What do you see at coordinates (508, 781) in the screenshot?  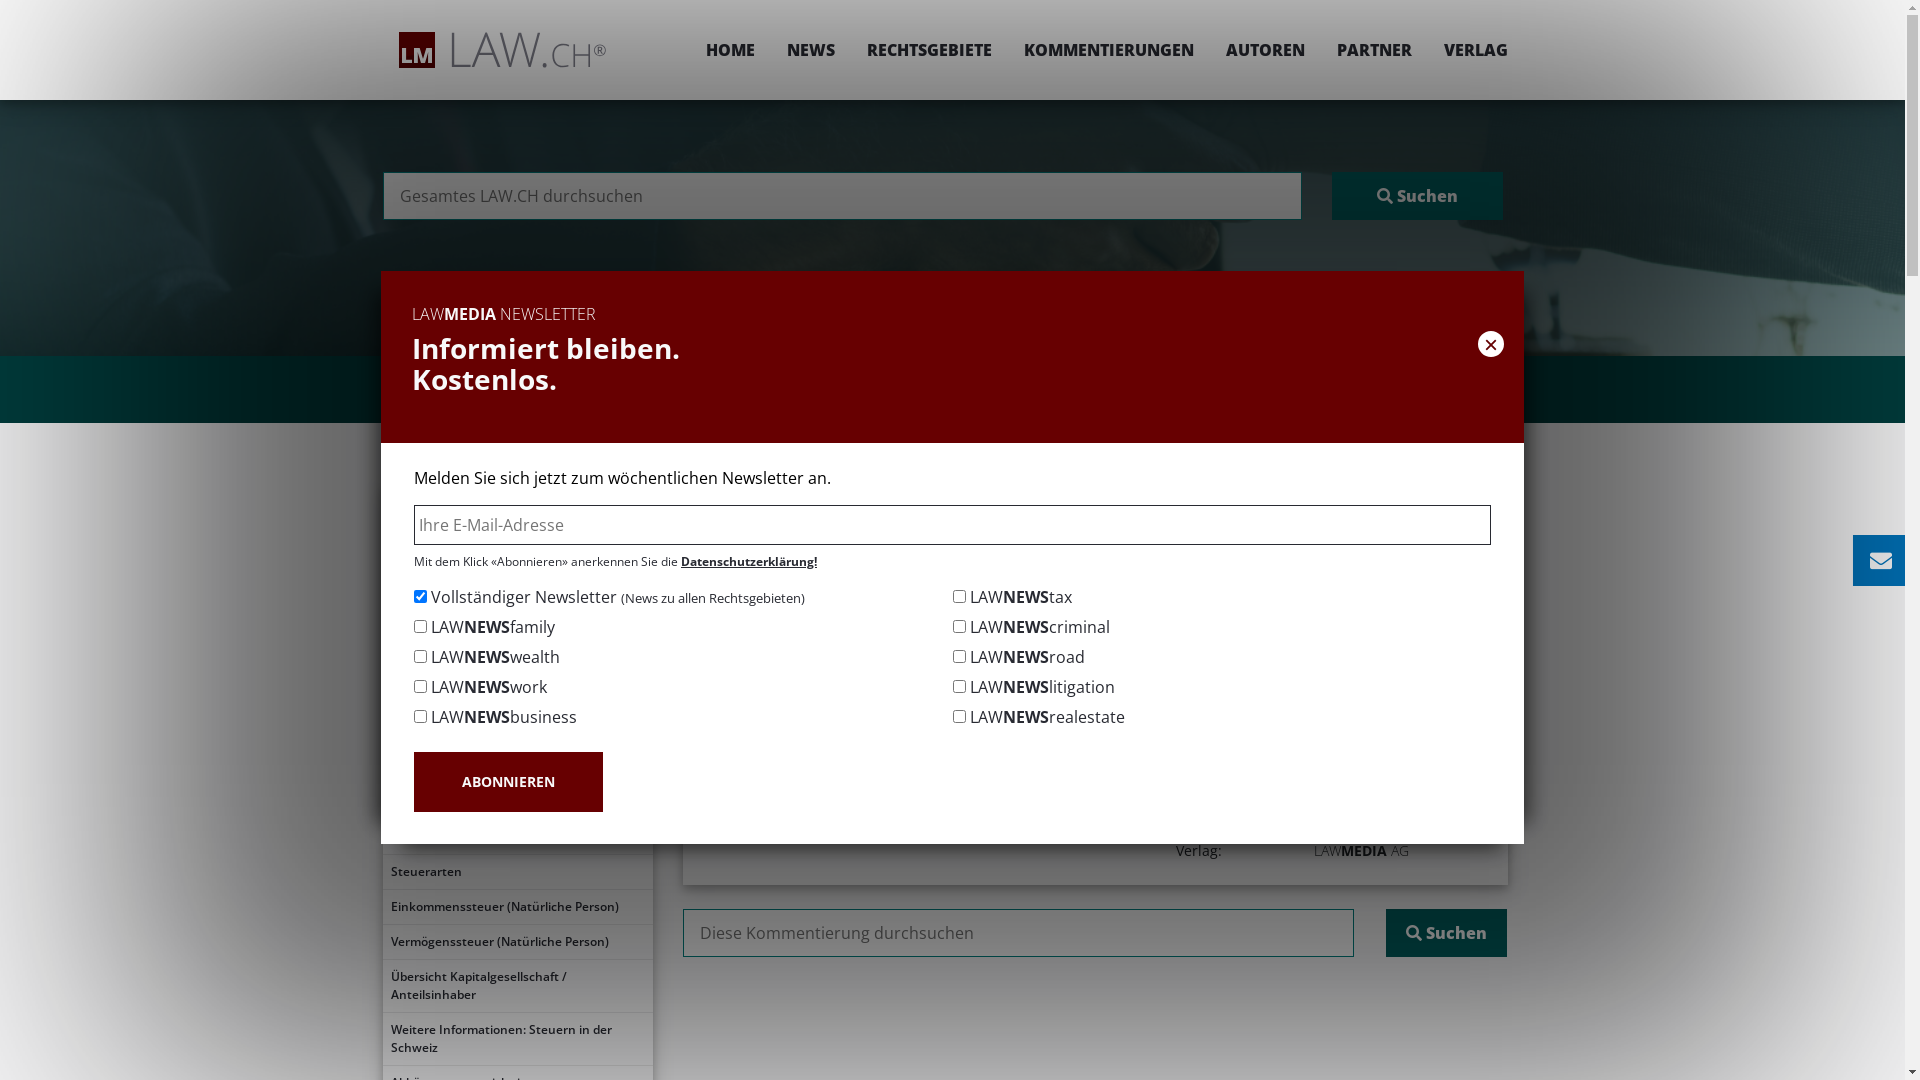 I see `'ABONNIEREN'` at bounding box center [508, 781].